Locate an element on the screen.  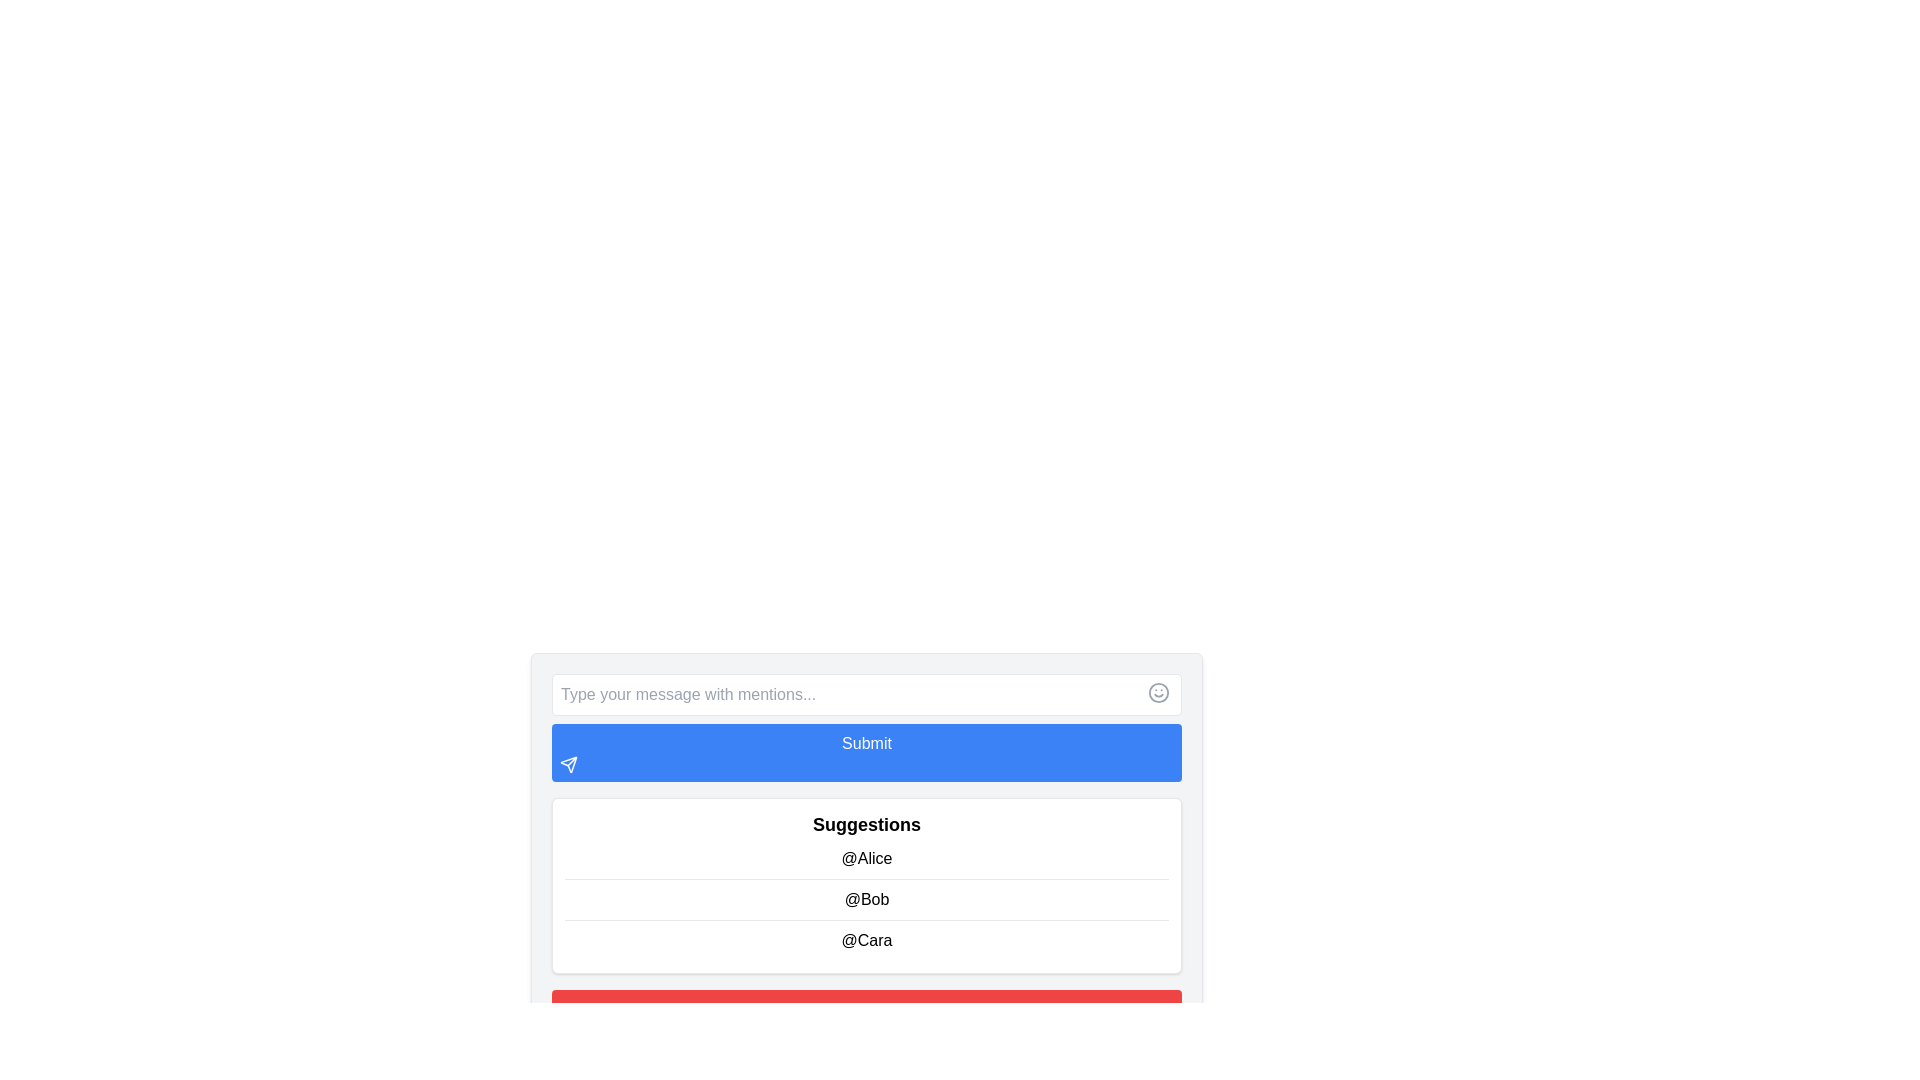
the first suggestion item in the Suggestions list is located at coordinates (867, 858).